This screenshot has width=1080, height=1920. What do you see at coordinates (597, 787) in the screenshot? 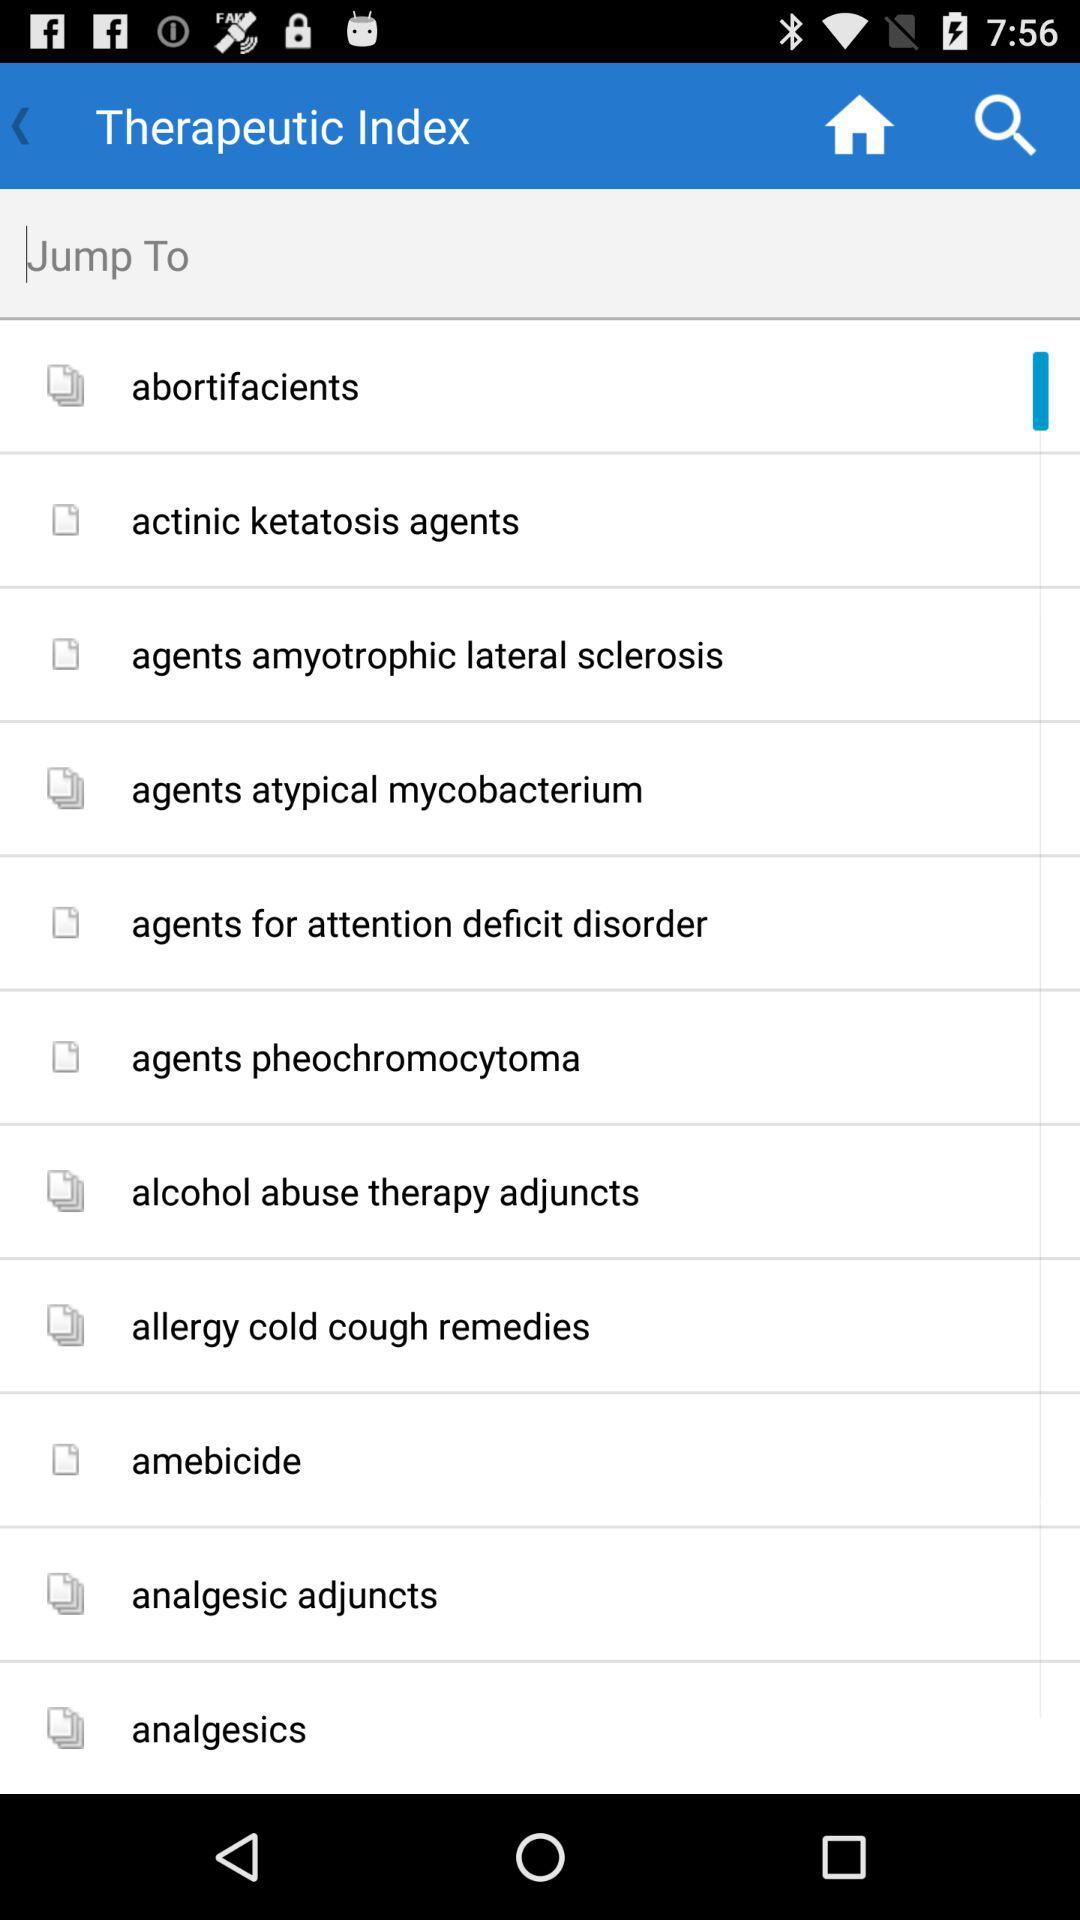
I see `icon below the agents amyotrophic lateral item` at bounding box center [597, 787].